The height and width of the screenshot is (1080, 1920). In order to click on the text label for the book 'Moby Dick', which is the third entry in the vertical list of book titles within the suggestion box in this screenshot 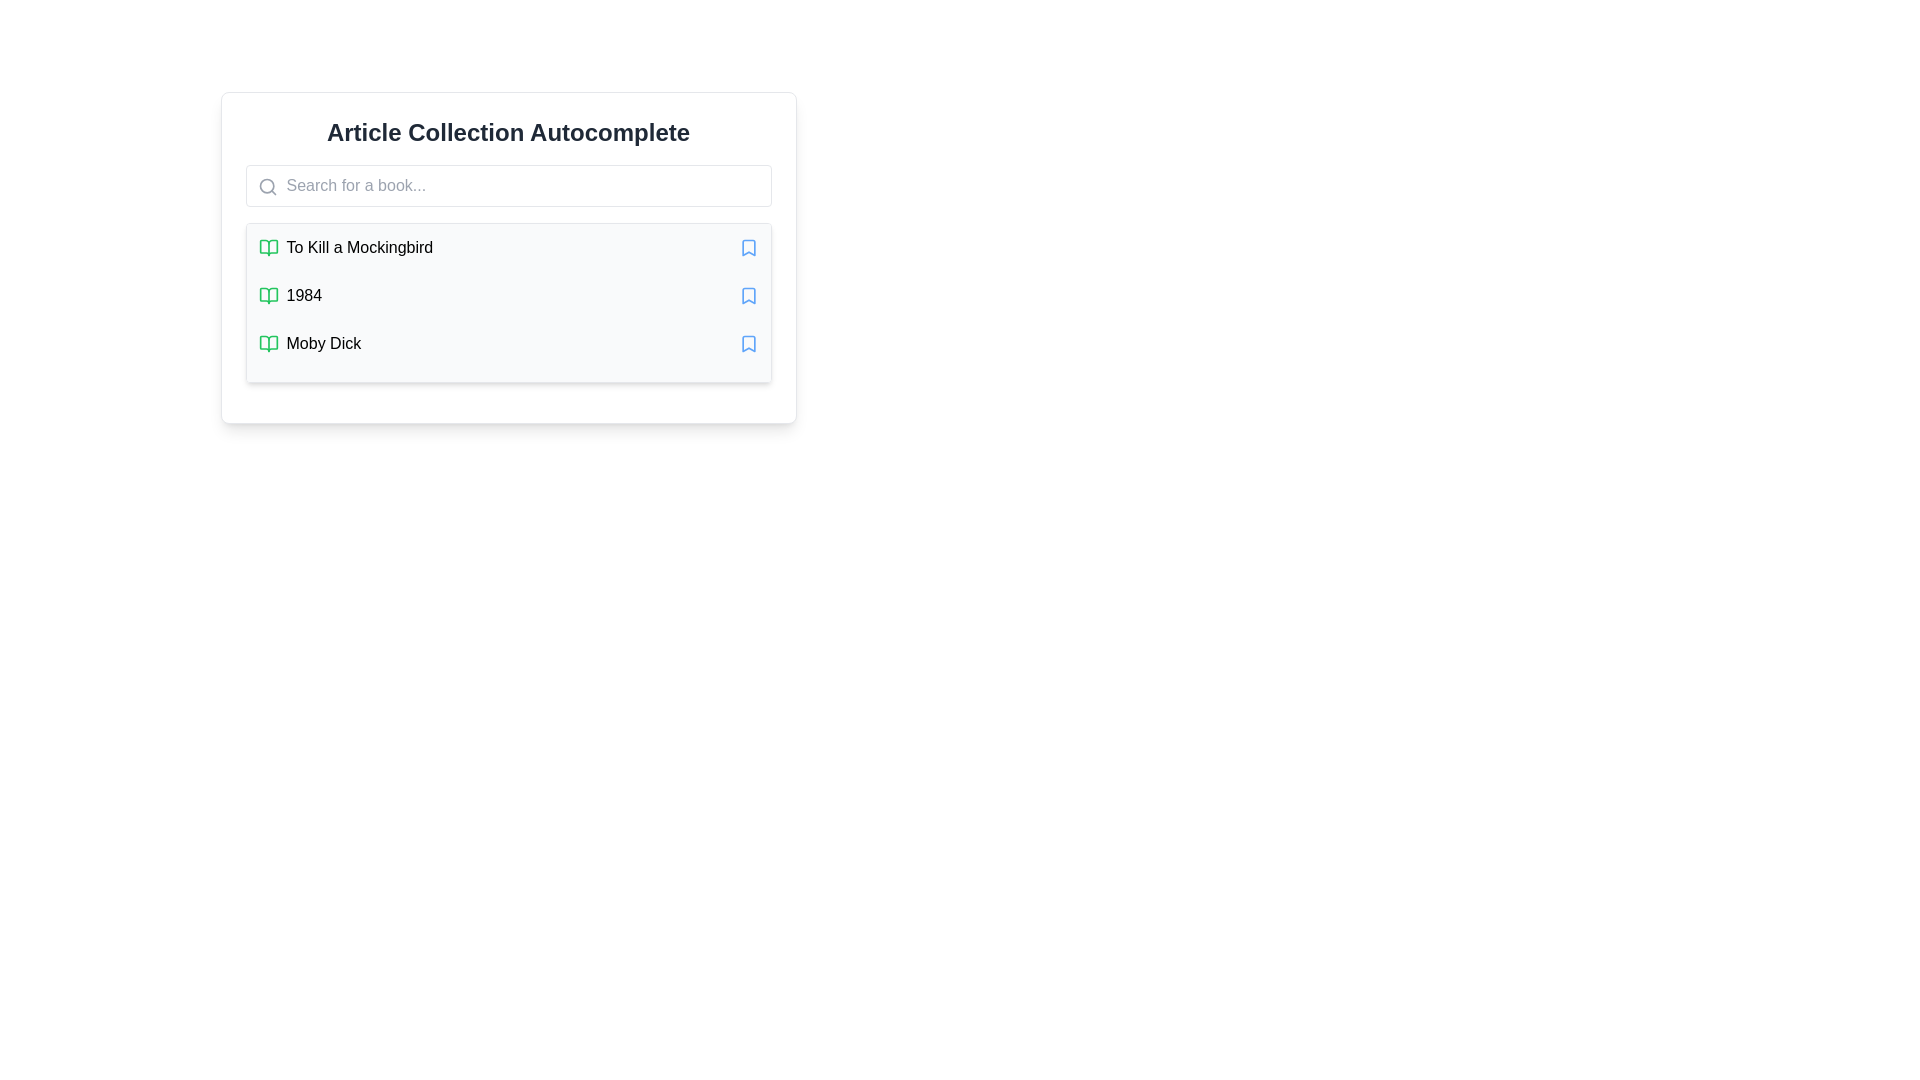, I will do `click(323, 342)`.